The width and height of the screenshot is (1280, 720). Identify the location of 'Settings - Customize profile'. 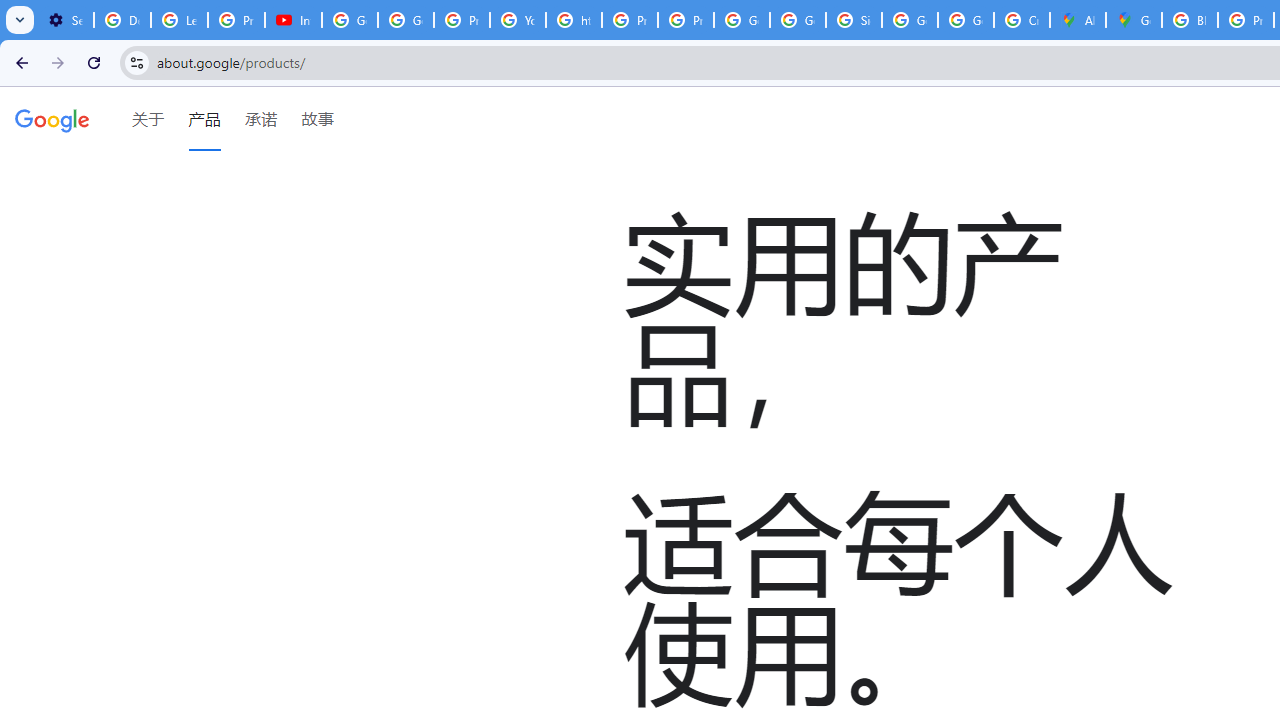
(65, 20).